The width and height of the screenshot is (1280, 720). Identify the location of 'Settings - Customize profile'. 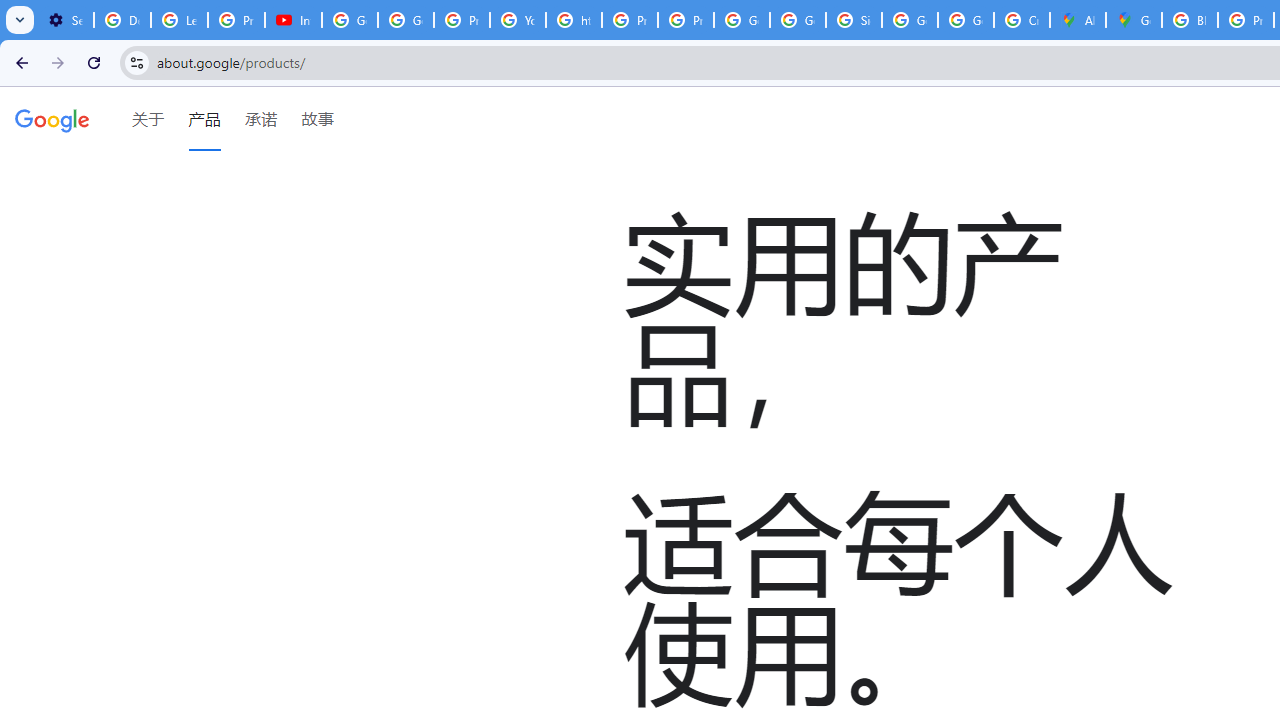
(65, 20).